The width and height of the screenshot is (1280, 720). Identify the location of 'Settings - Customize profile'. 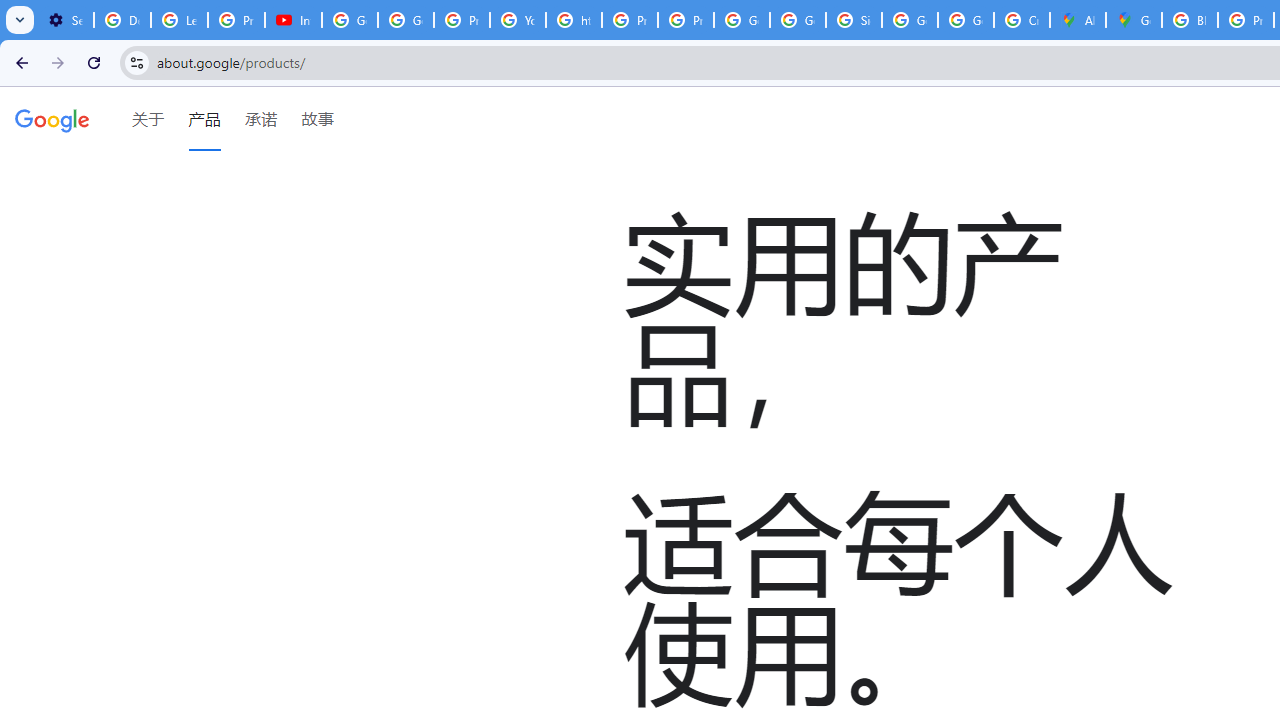
(65, 20).